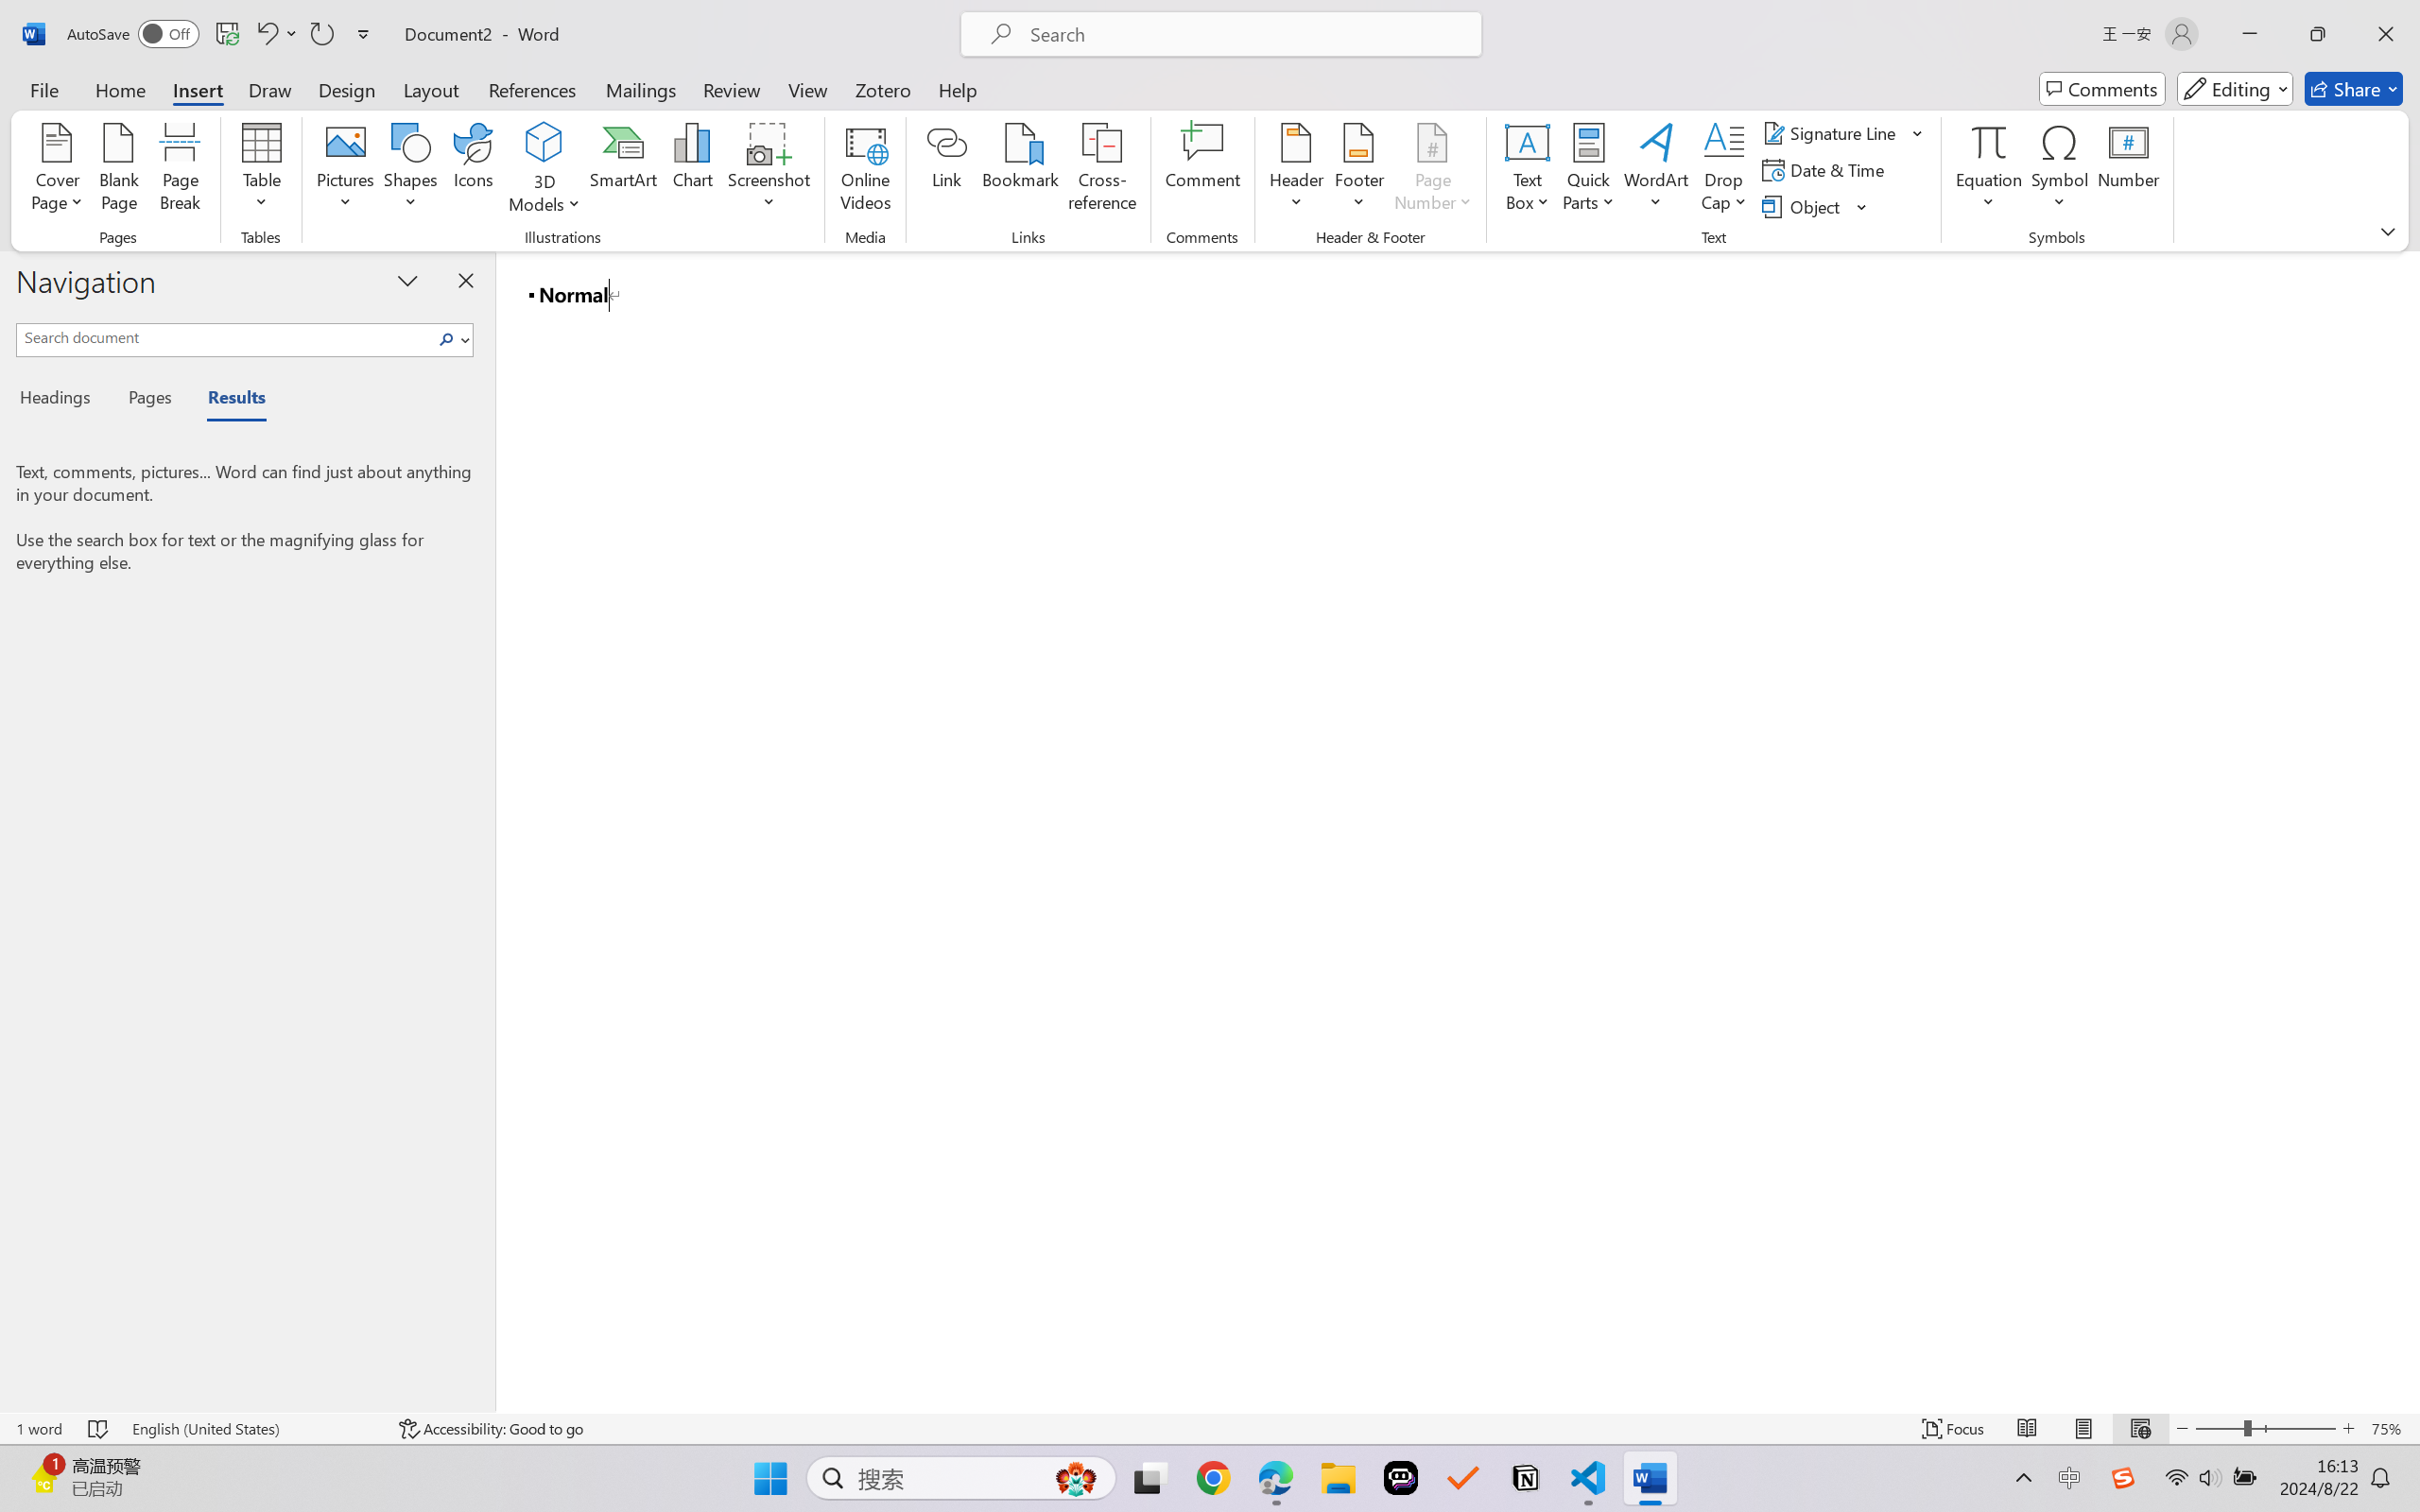 The width and height of the screenshot is (2420, 1512). Describe the element at coordinates (1432, 170) in the screenshot. I see `'Page Number'` at that location.